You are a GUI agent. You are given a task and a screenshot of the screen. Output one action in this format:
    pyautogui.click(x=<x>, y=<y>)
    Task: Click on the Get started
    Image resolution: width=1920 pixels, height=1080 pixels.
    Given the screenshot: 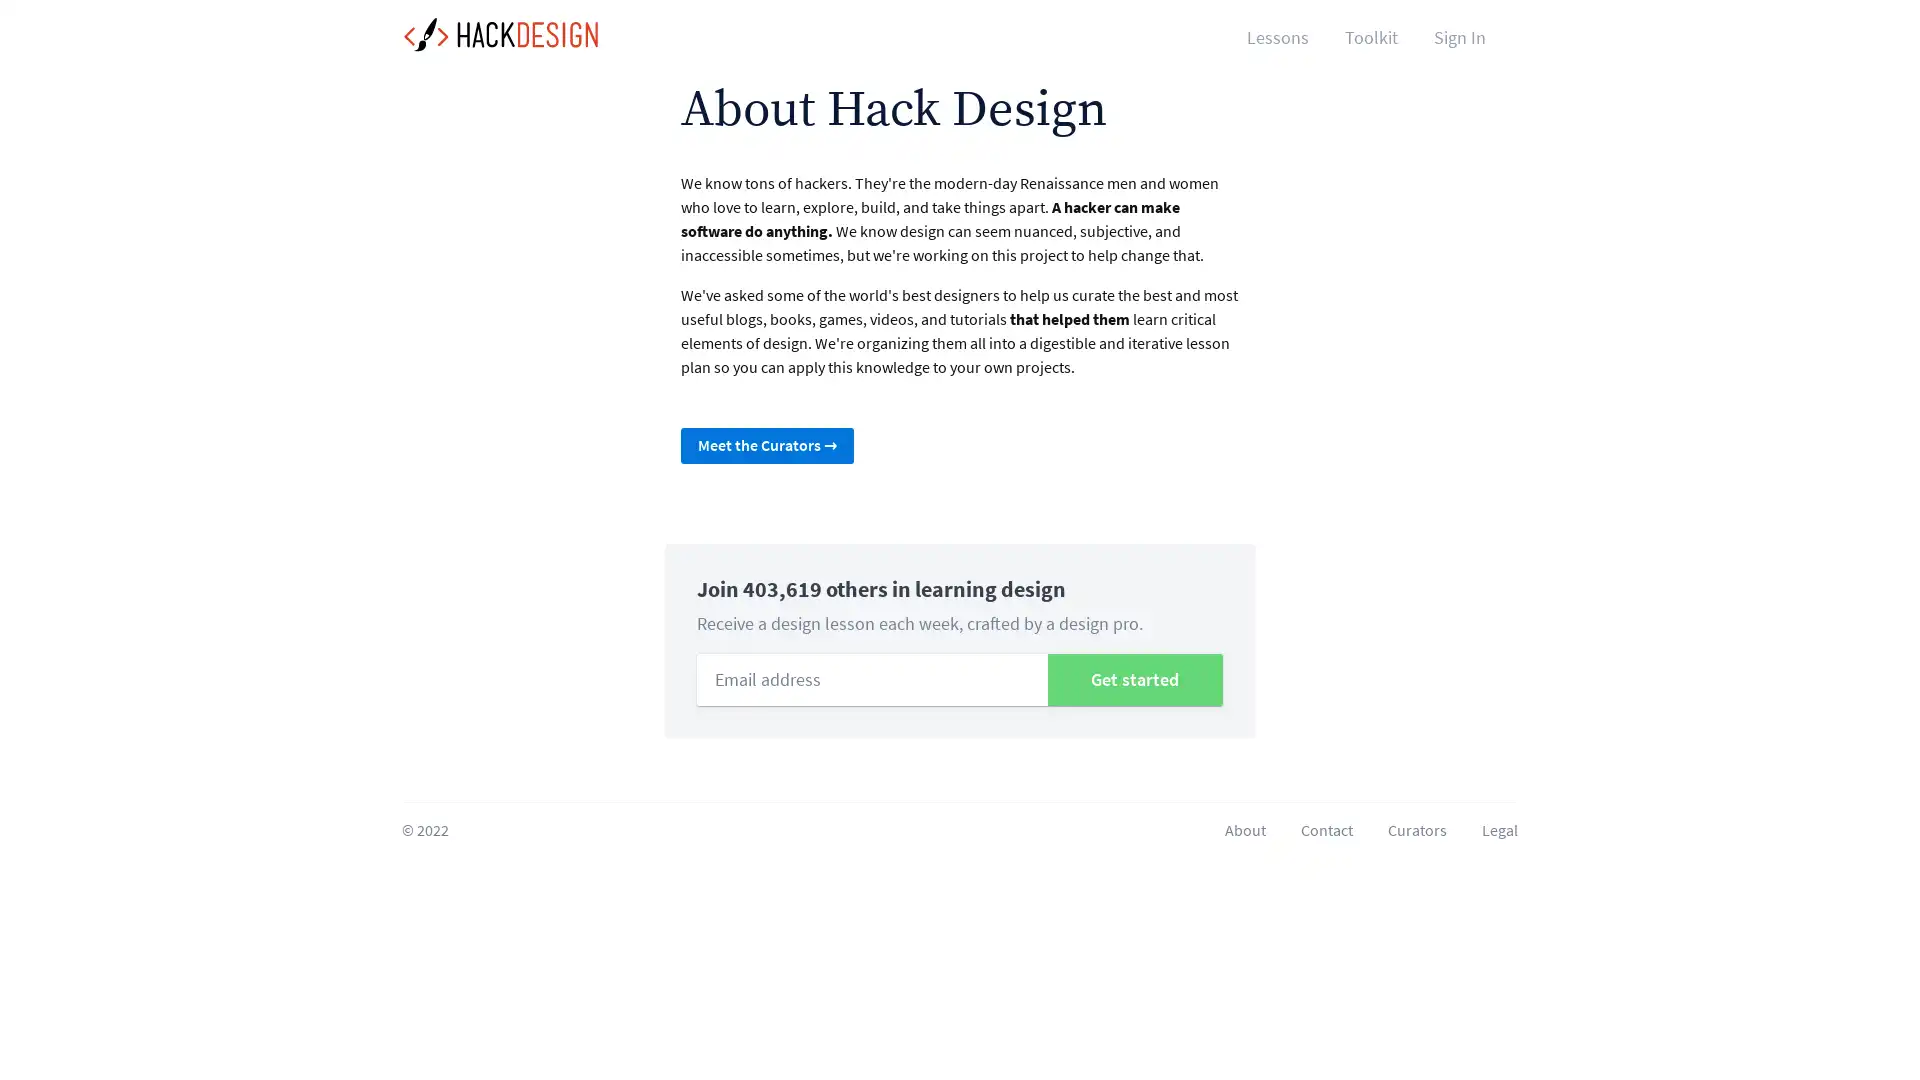 What is the action you would take?
    pyautogui.click(x=1134, y=678)
    